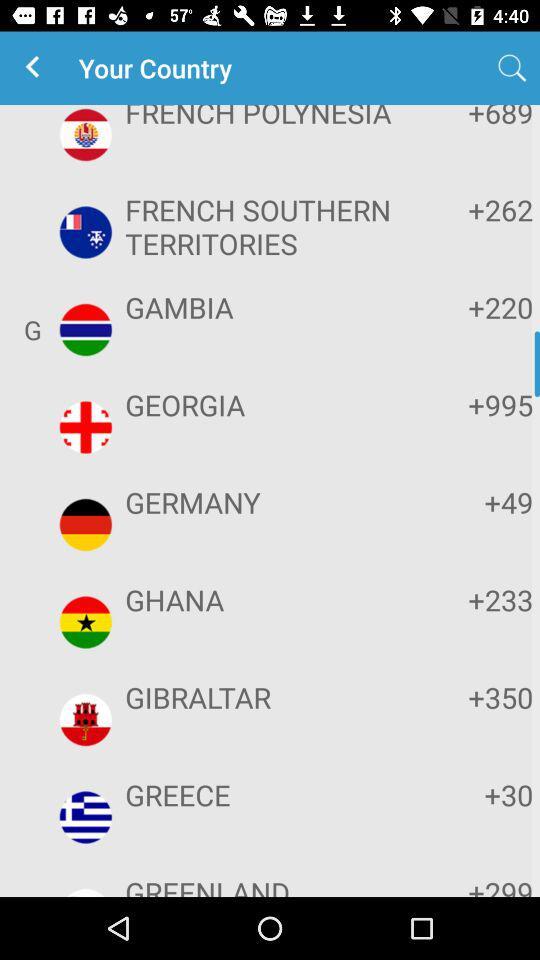  I want to click on +350, so click(471, 697).